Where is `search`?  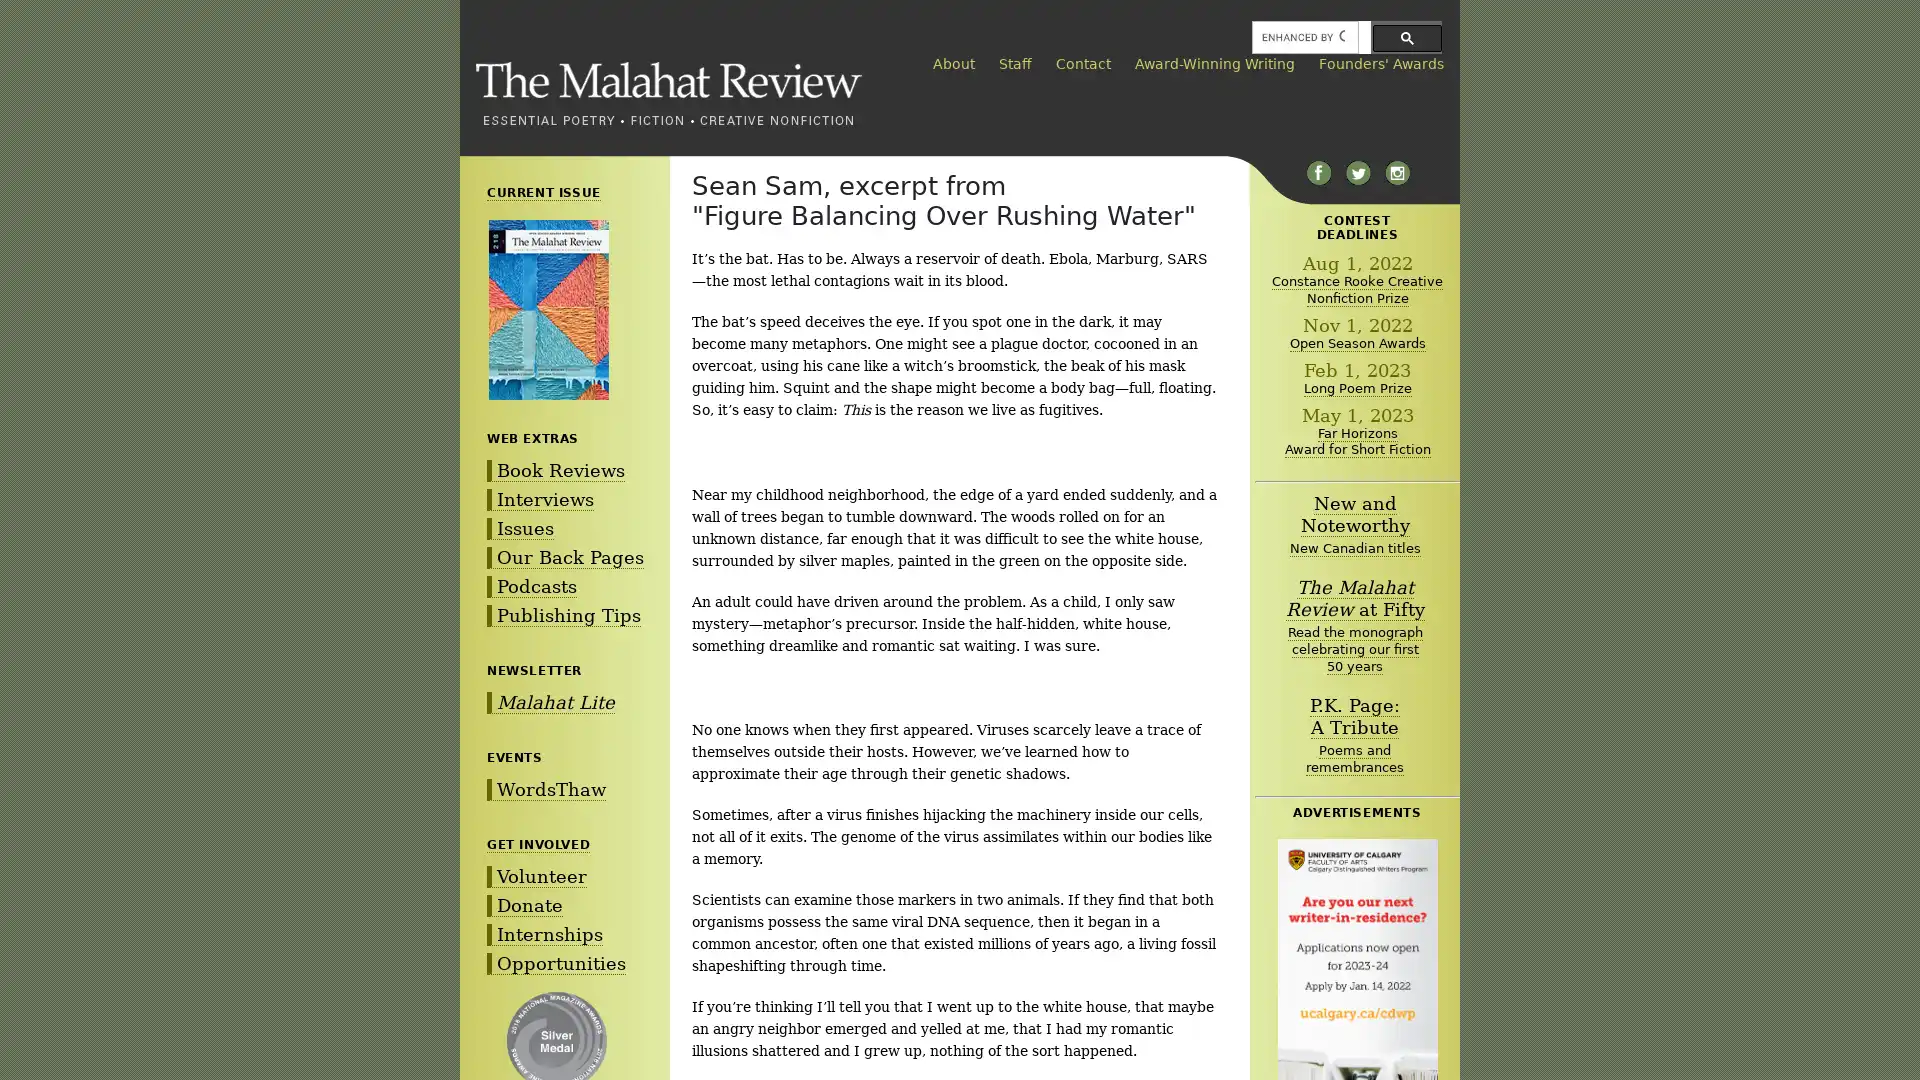 search is located at coordinates (1406, 37).